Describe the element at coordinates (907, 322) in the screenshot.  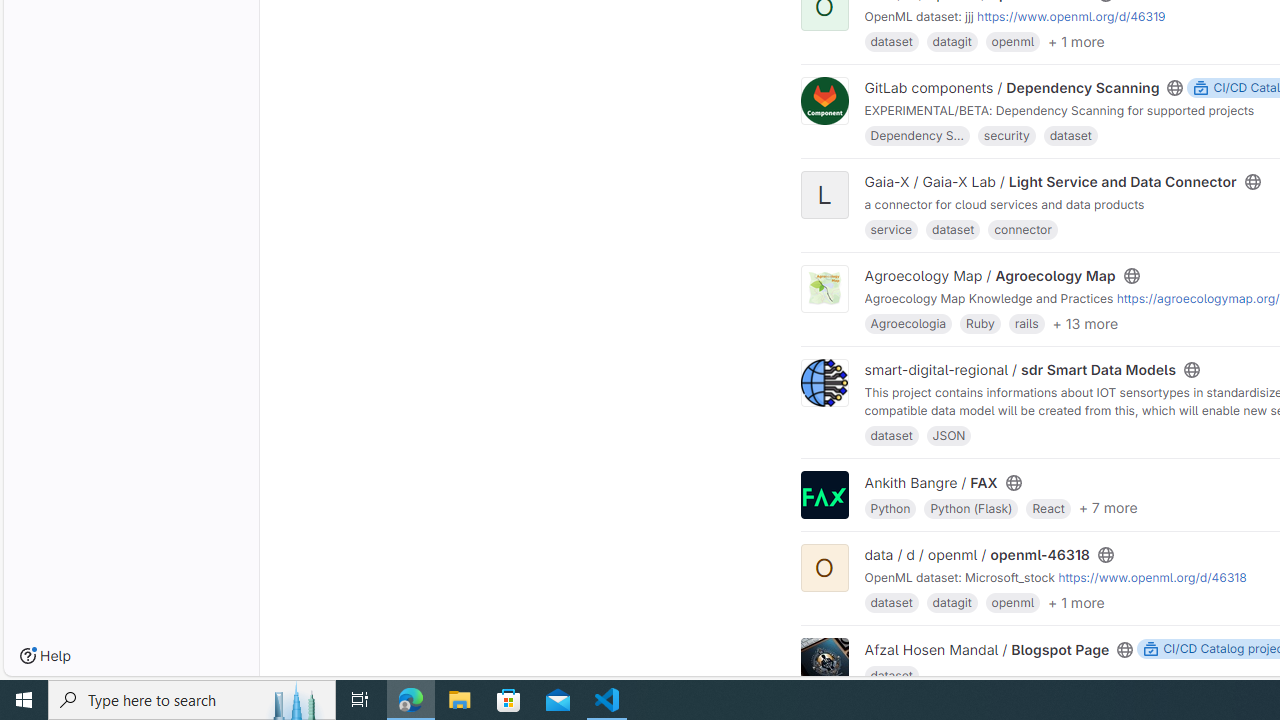
I see `'Agroecologia'` at that location.